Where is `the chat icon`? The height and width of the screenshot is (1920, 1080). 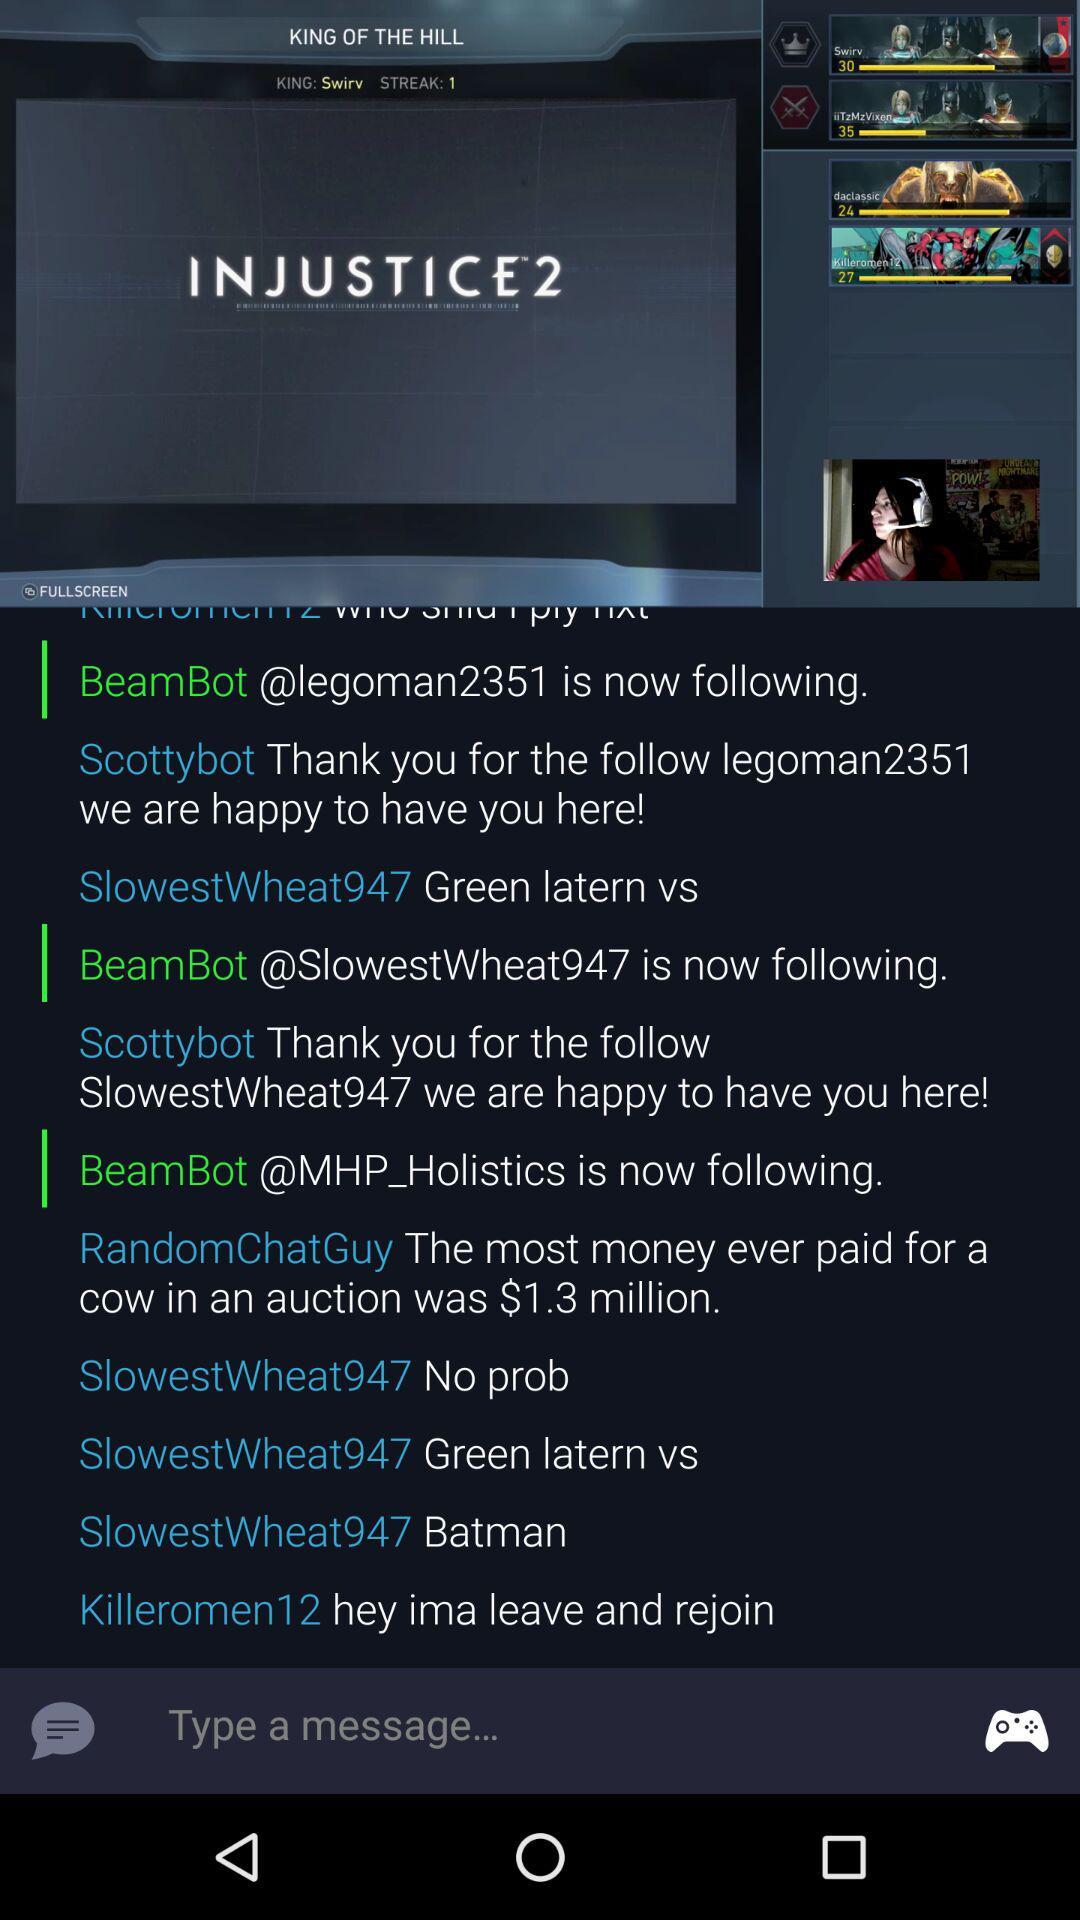
the chat icon is located at coordinates (61, 1730).